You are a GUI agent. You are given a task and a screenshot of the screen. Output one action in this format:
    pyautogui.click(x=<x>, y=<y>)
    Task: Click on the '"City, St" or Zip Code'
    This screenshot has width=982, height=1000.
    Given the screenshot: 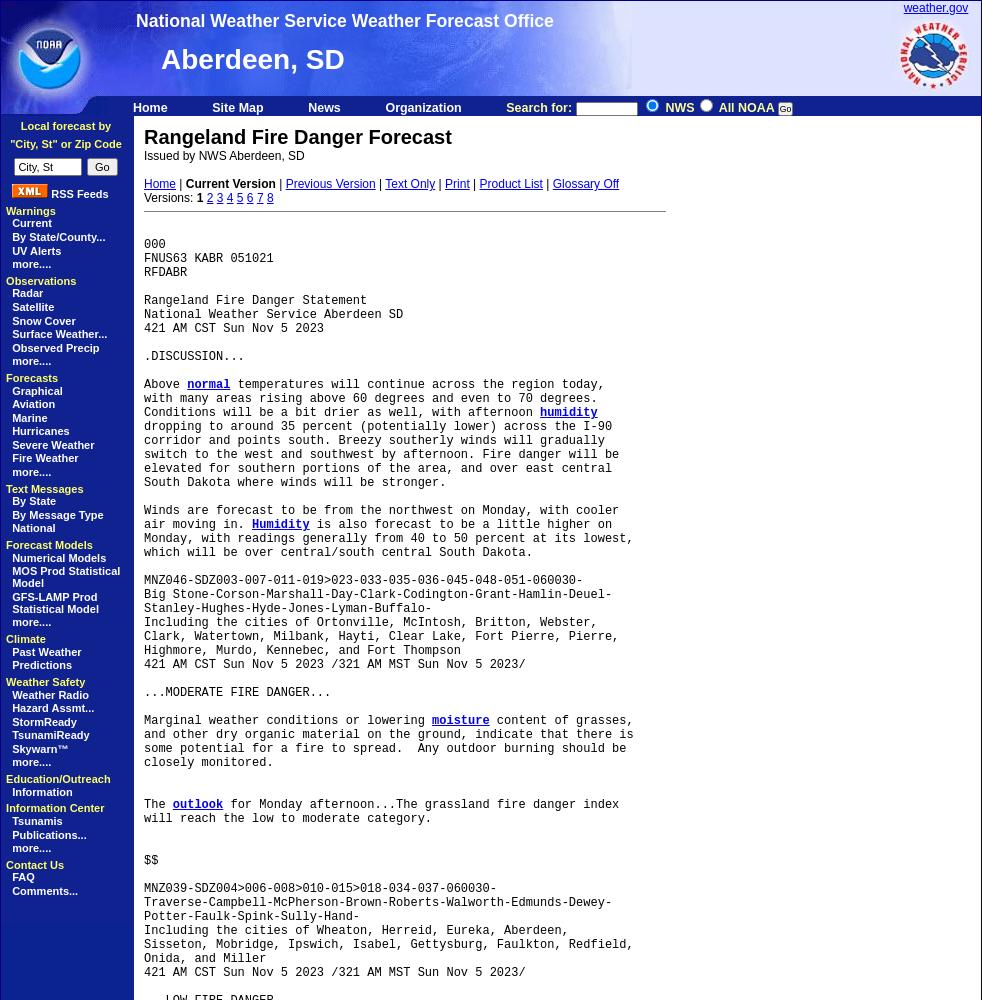 What is the action you would take?
    pyautogui.click(x=64, y=144)
    